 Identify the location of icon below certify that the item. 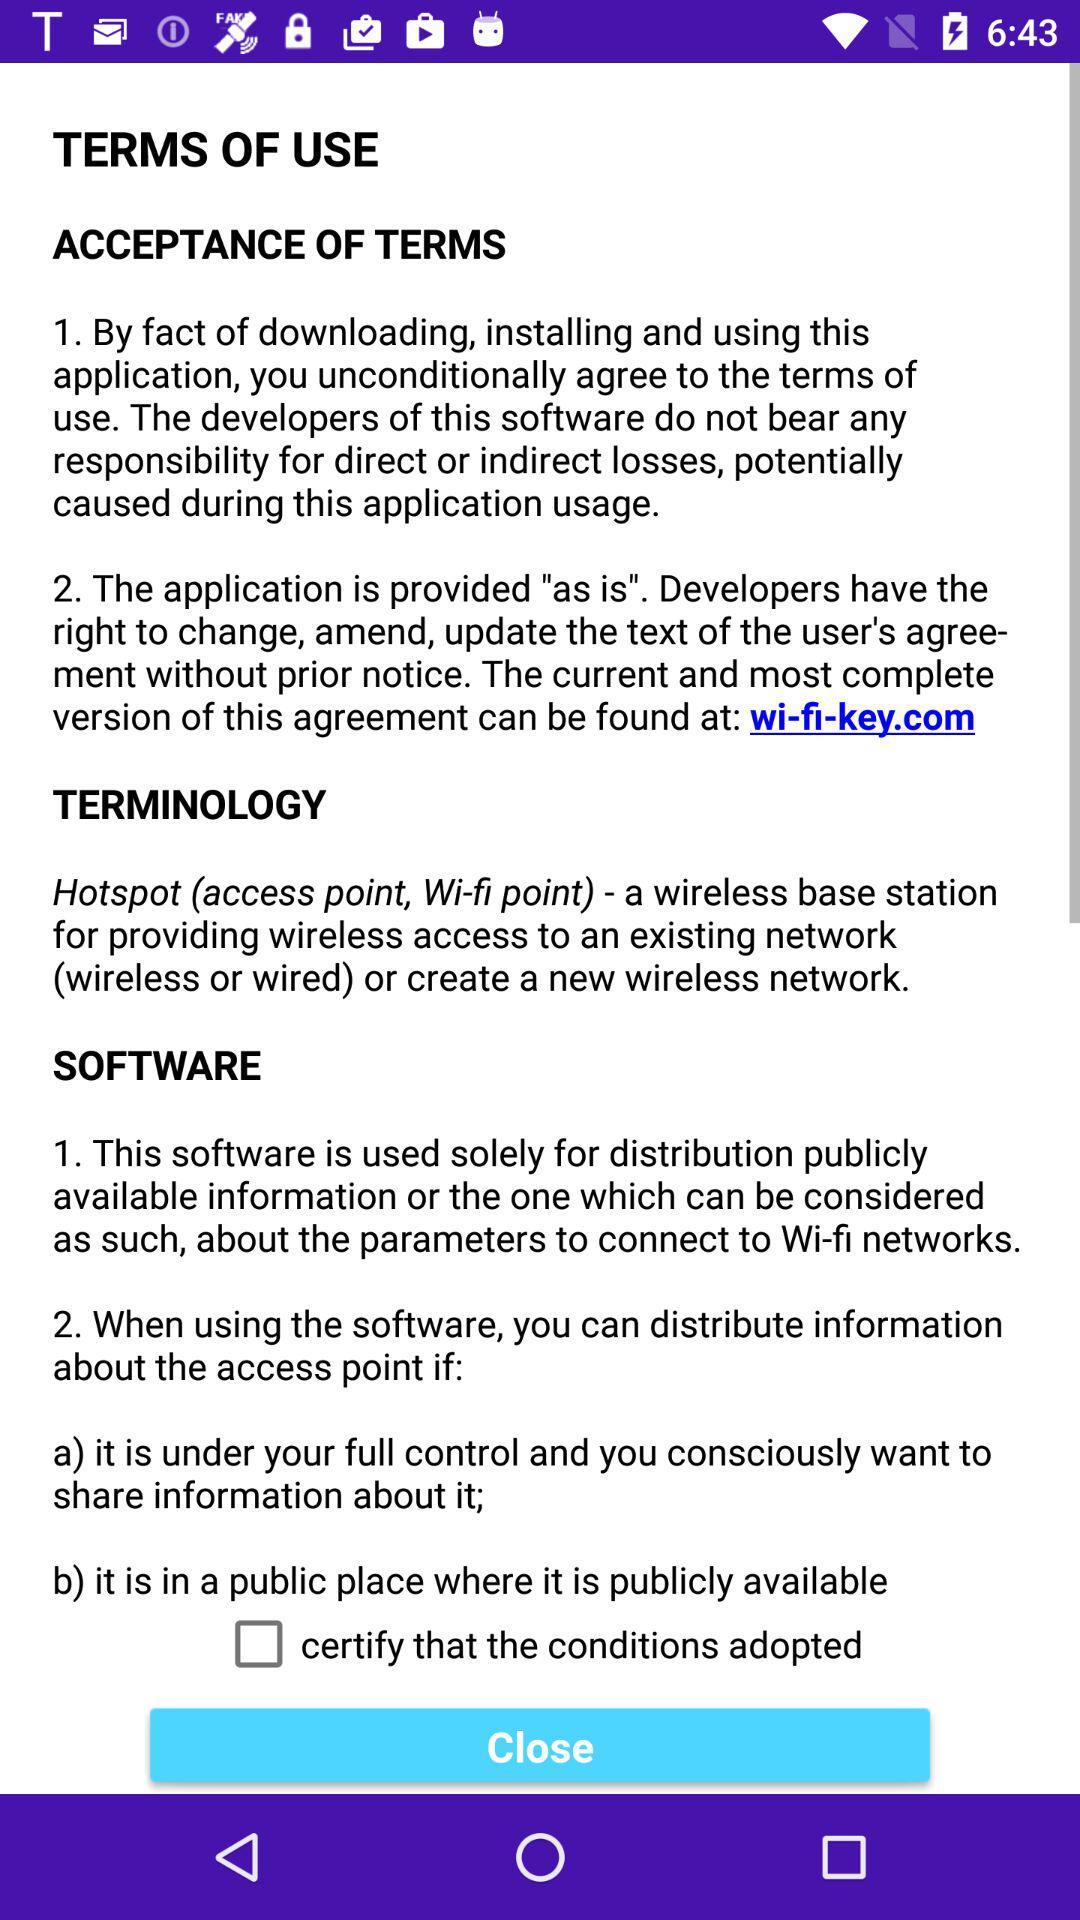
(540, 1745).